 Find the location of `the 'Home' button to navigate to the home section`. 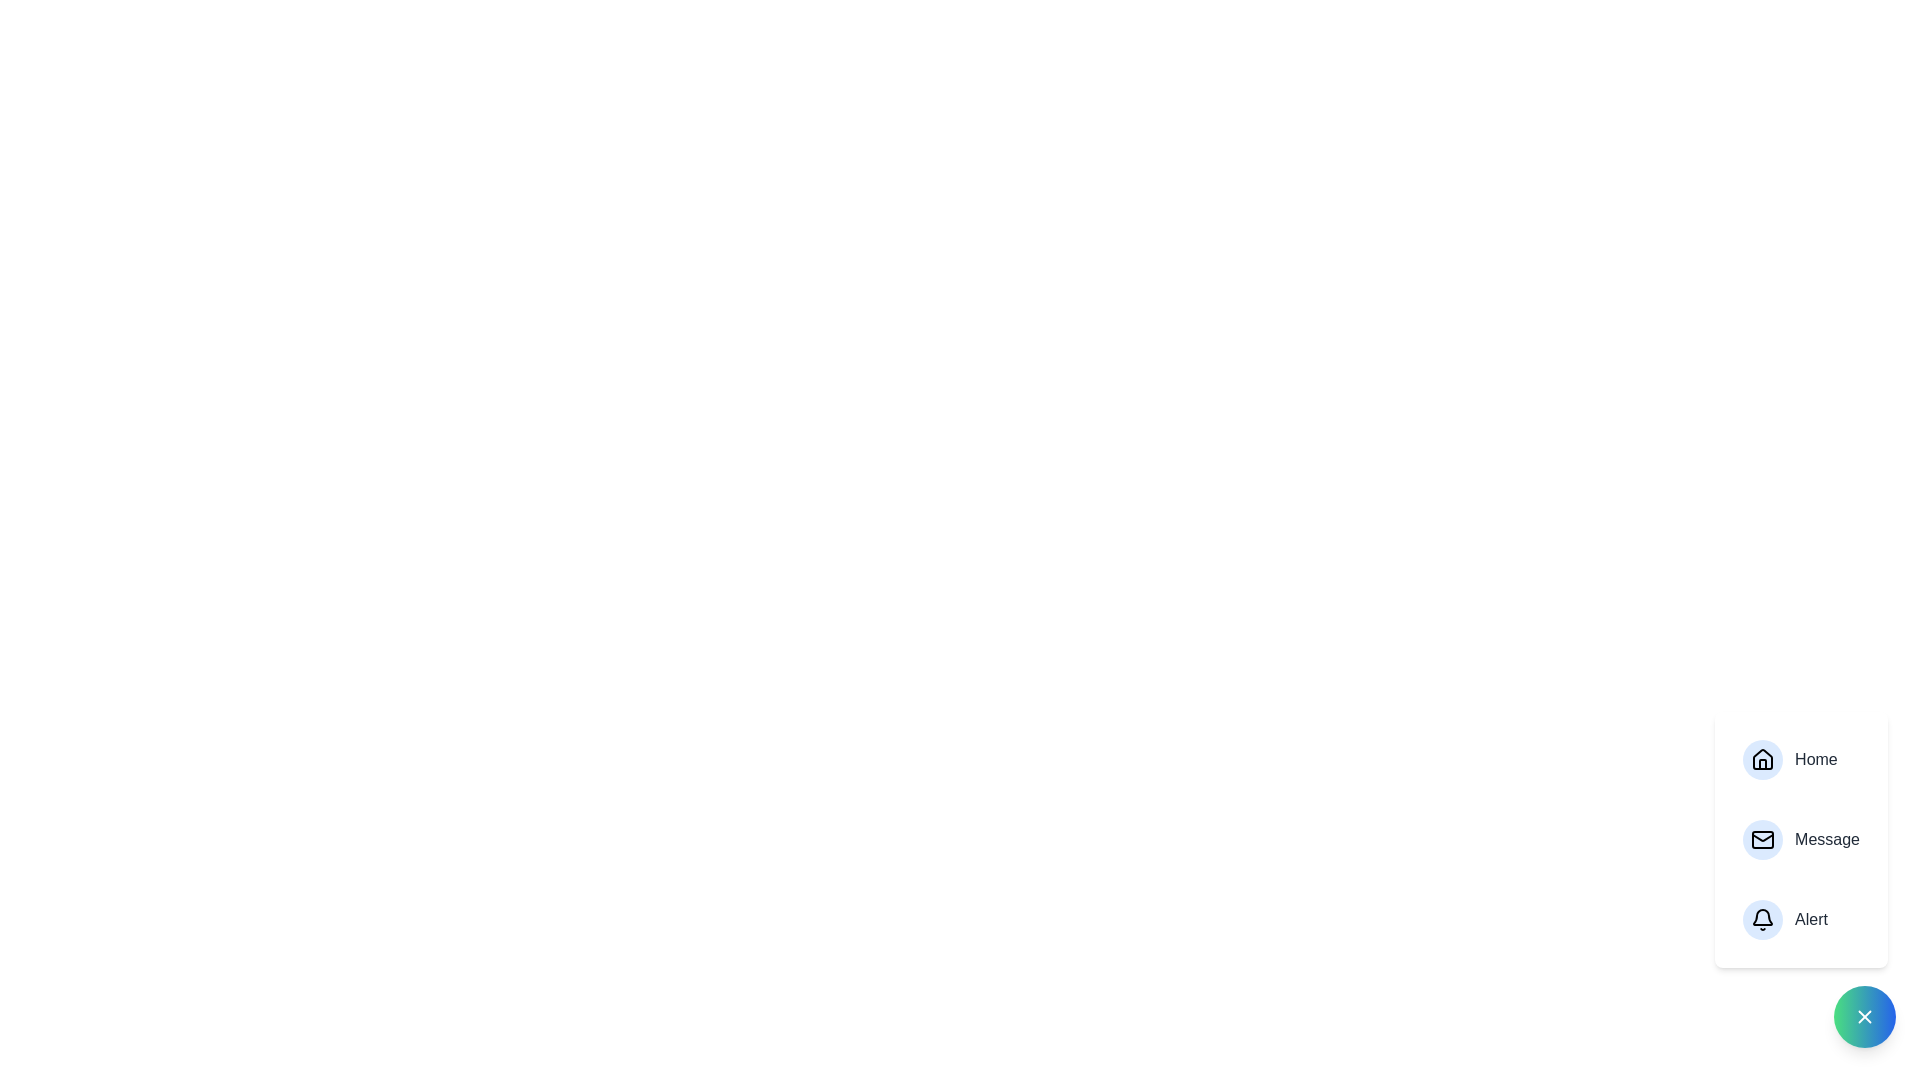

the 'Home' button to navigate to the home section is located at coordinates (1800, 759).